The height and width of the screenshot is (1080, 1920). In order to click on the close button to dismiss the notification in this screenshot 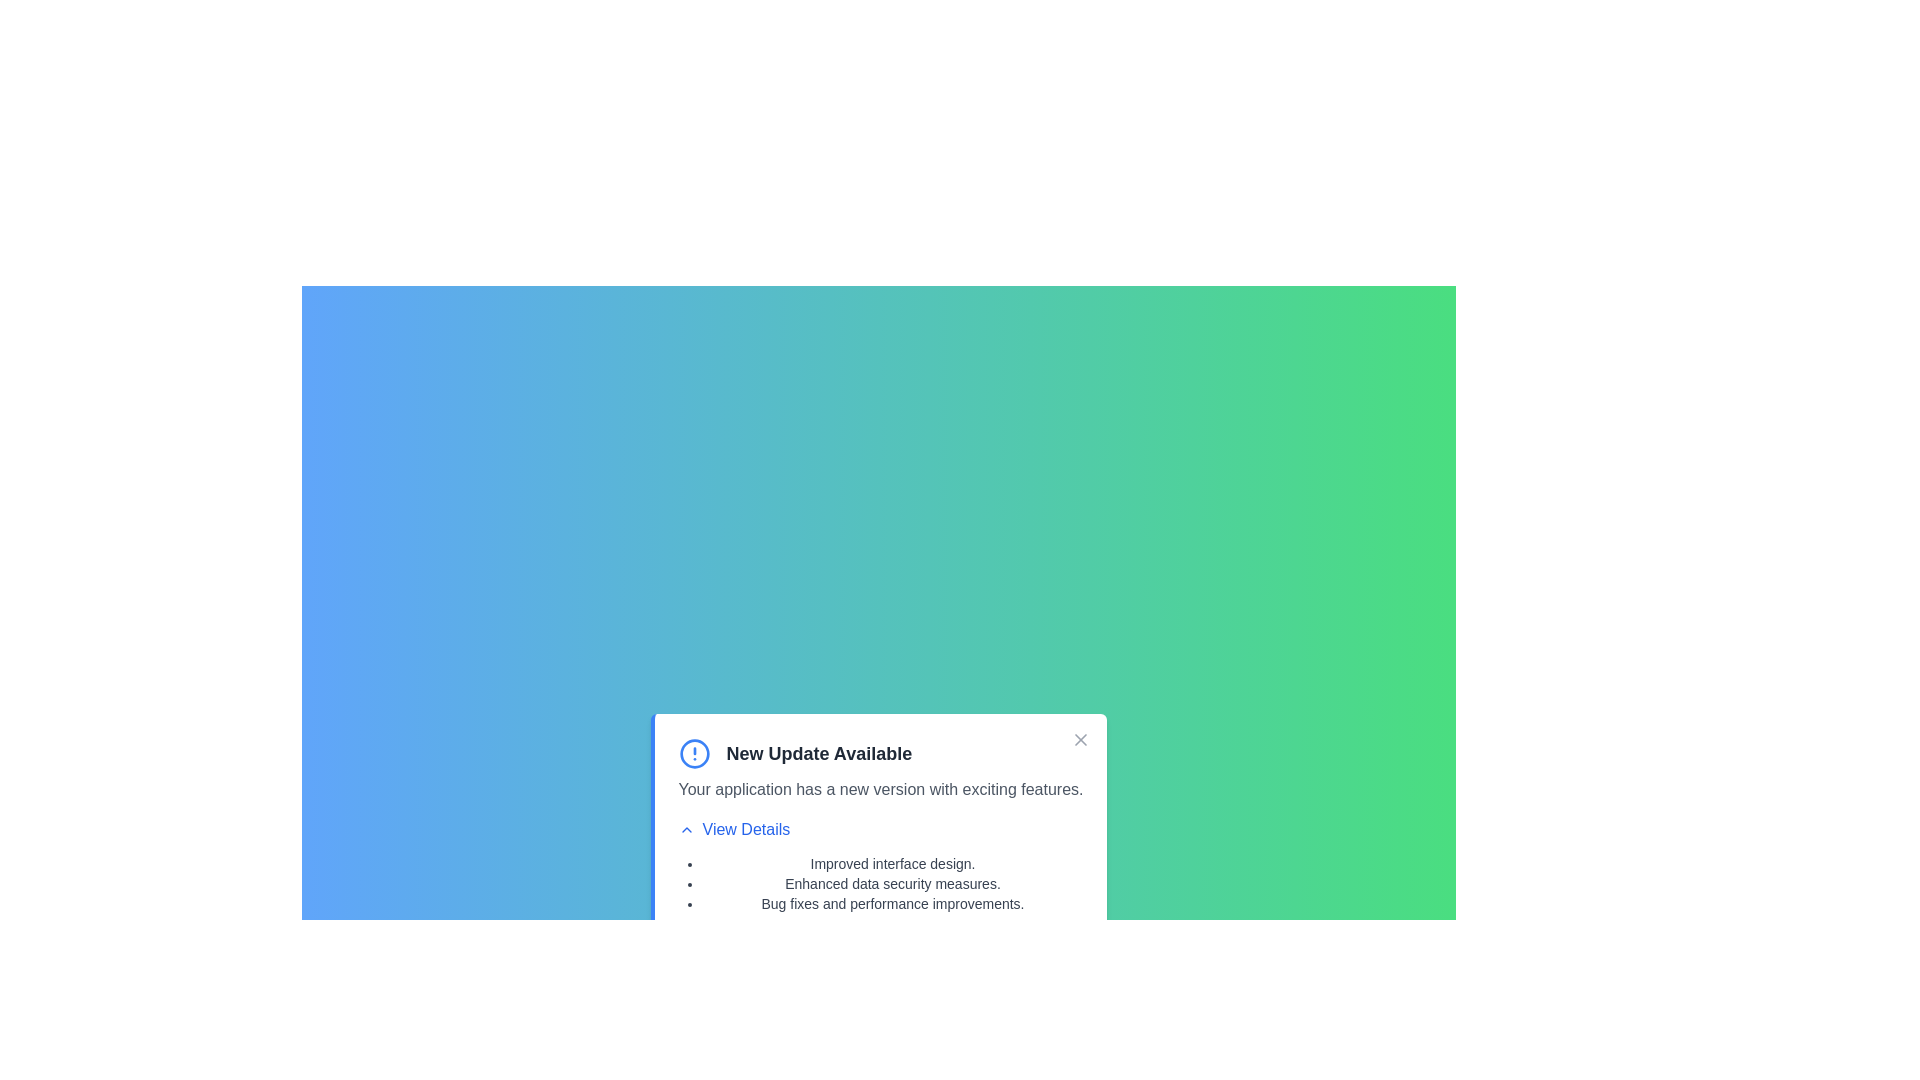, I will do `click(1080, 740)`.